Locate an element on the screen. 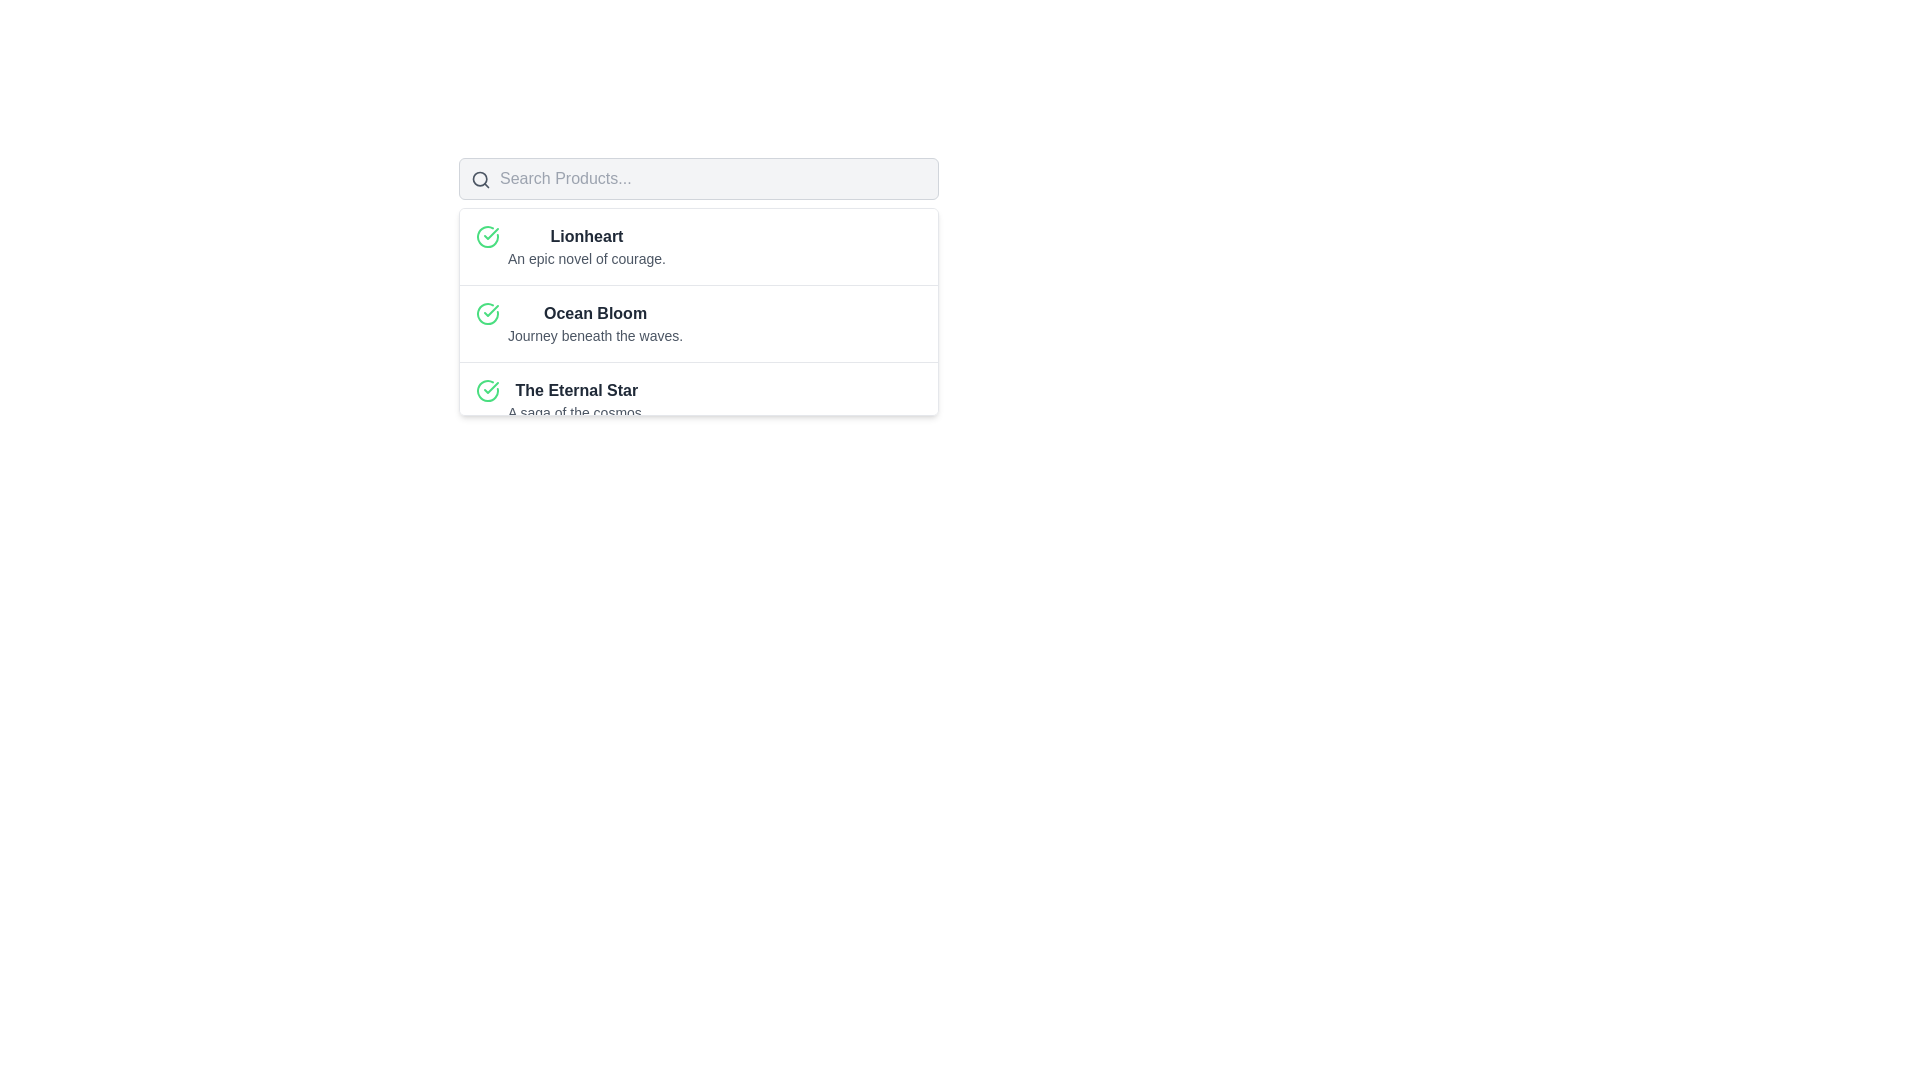 The width and height of the screenshot is (1920, 1080). the list item 'The Eternal Star' is located at coordinates (699, 400).